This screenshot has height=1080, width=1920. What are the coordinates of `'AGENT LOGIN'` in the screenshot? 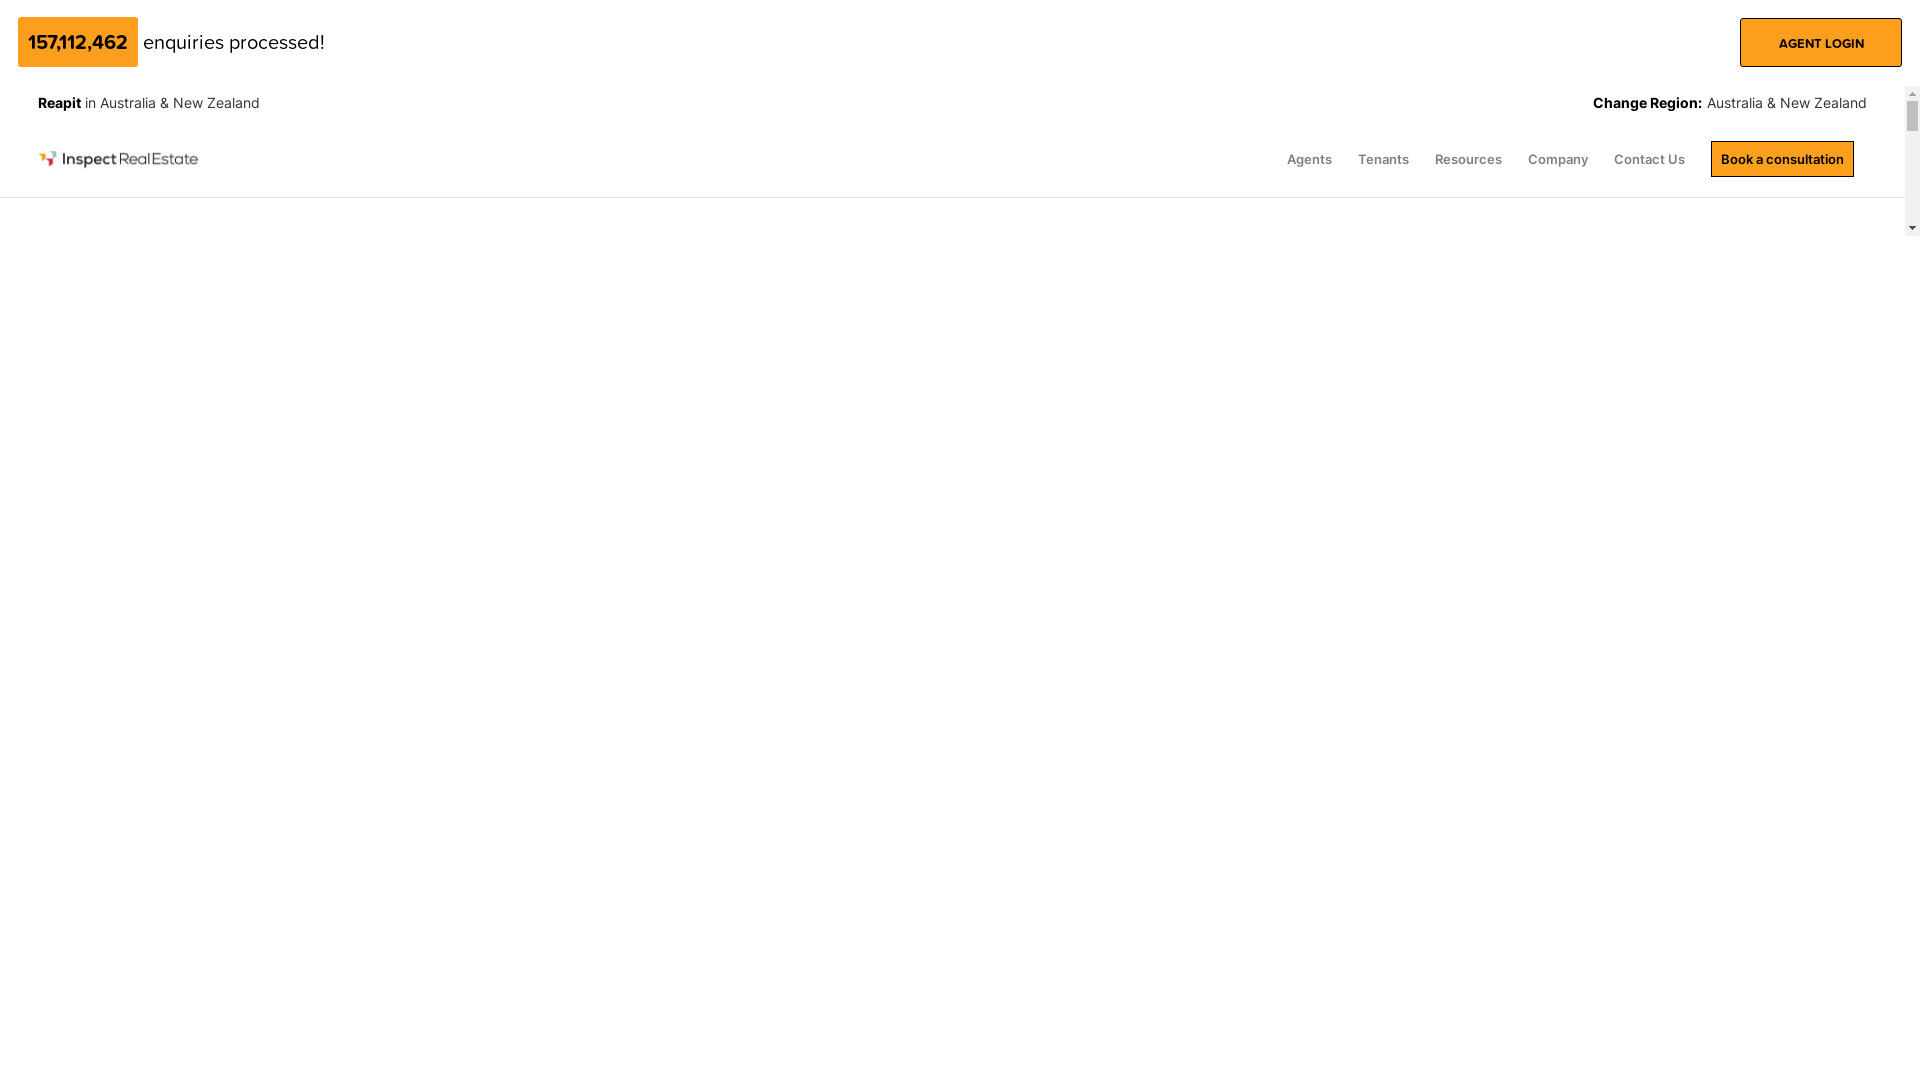 It's located at (1820, 42).